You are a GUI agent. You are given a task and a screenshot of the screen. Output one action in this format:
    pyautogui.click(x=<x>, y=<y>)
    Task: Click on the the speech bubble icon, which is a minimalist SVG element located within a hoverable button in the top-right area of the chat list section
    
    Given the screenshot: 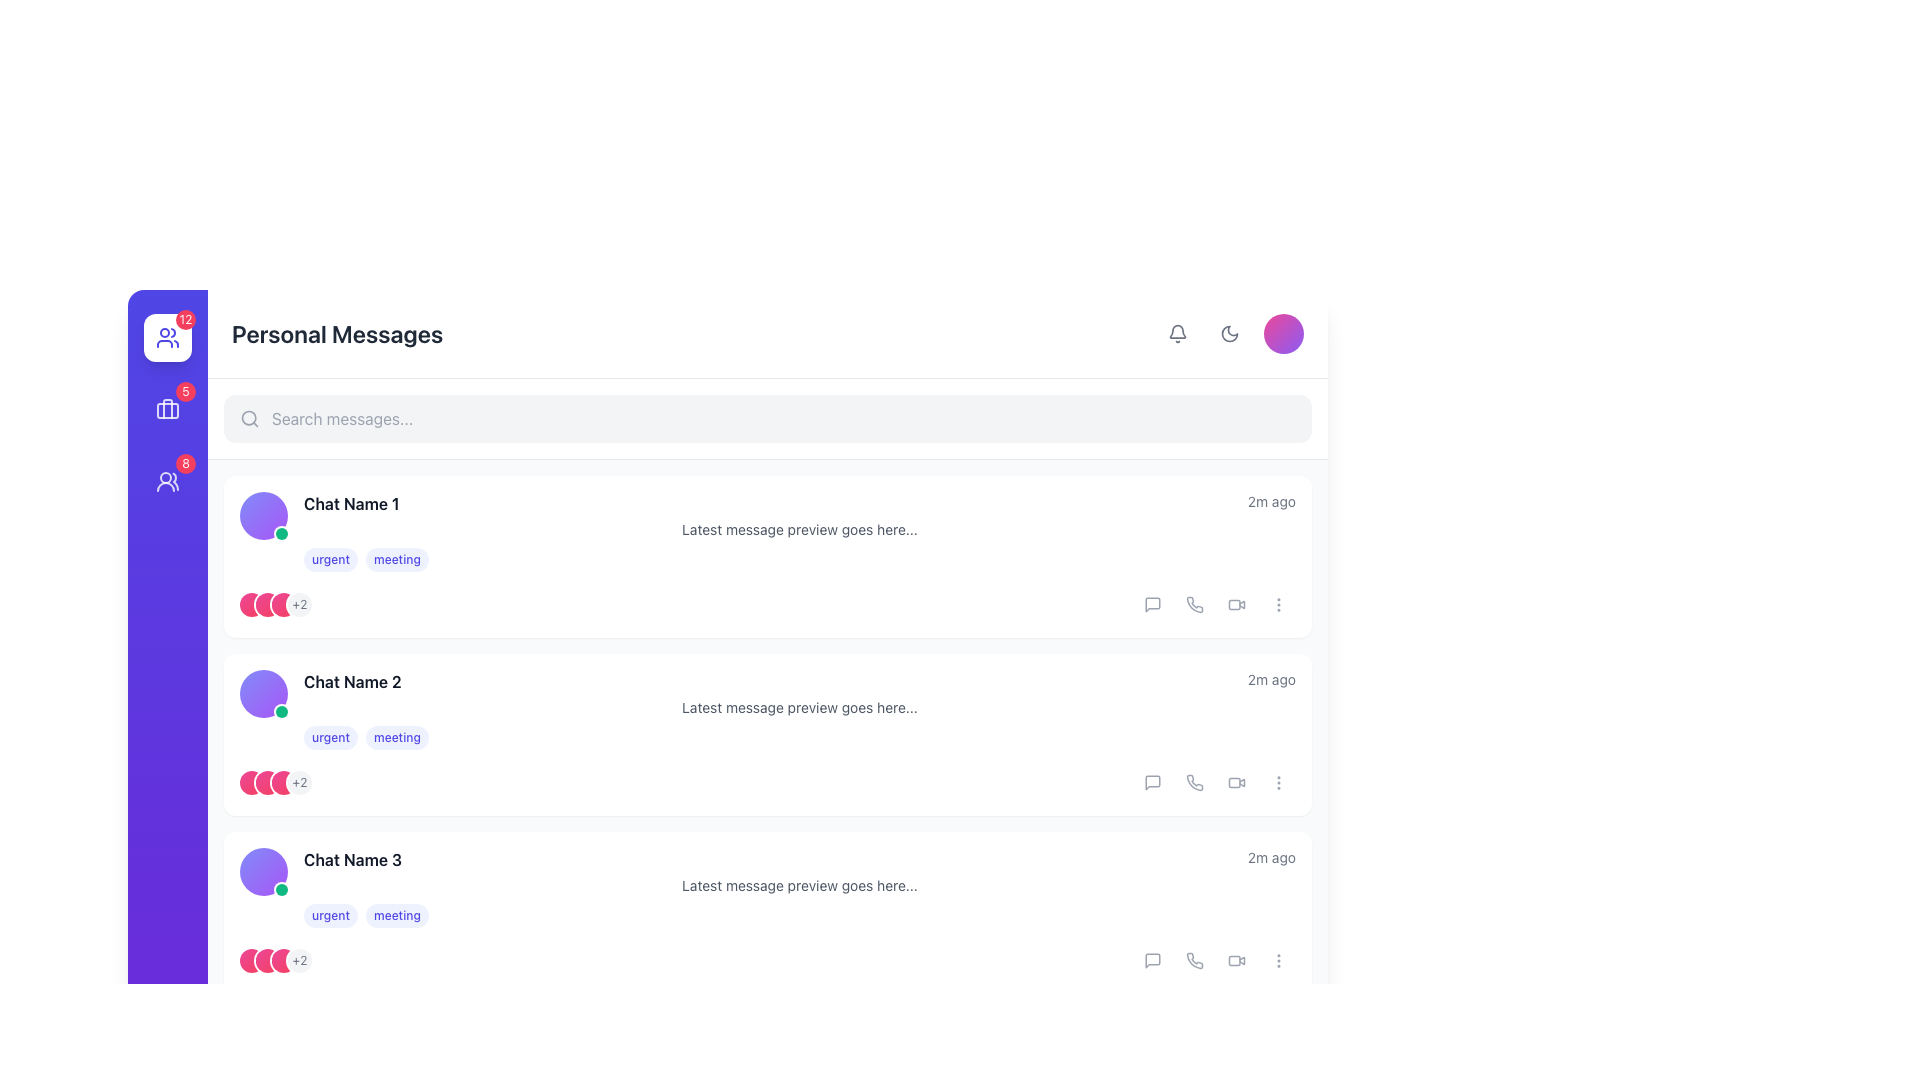 What is the action you would take?
    pyautogui.click(x=1152, y=604)
    